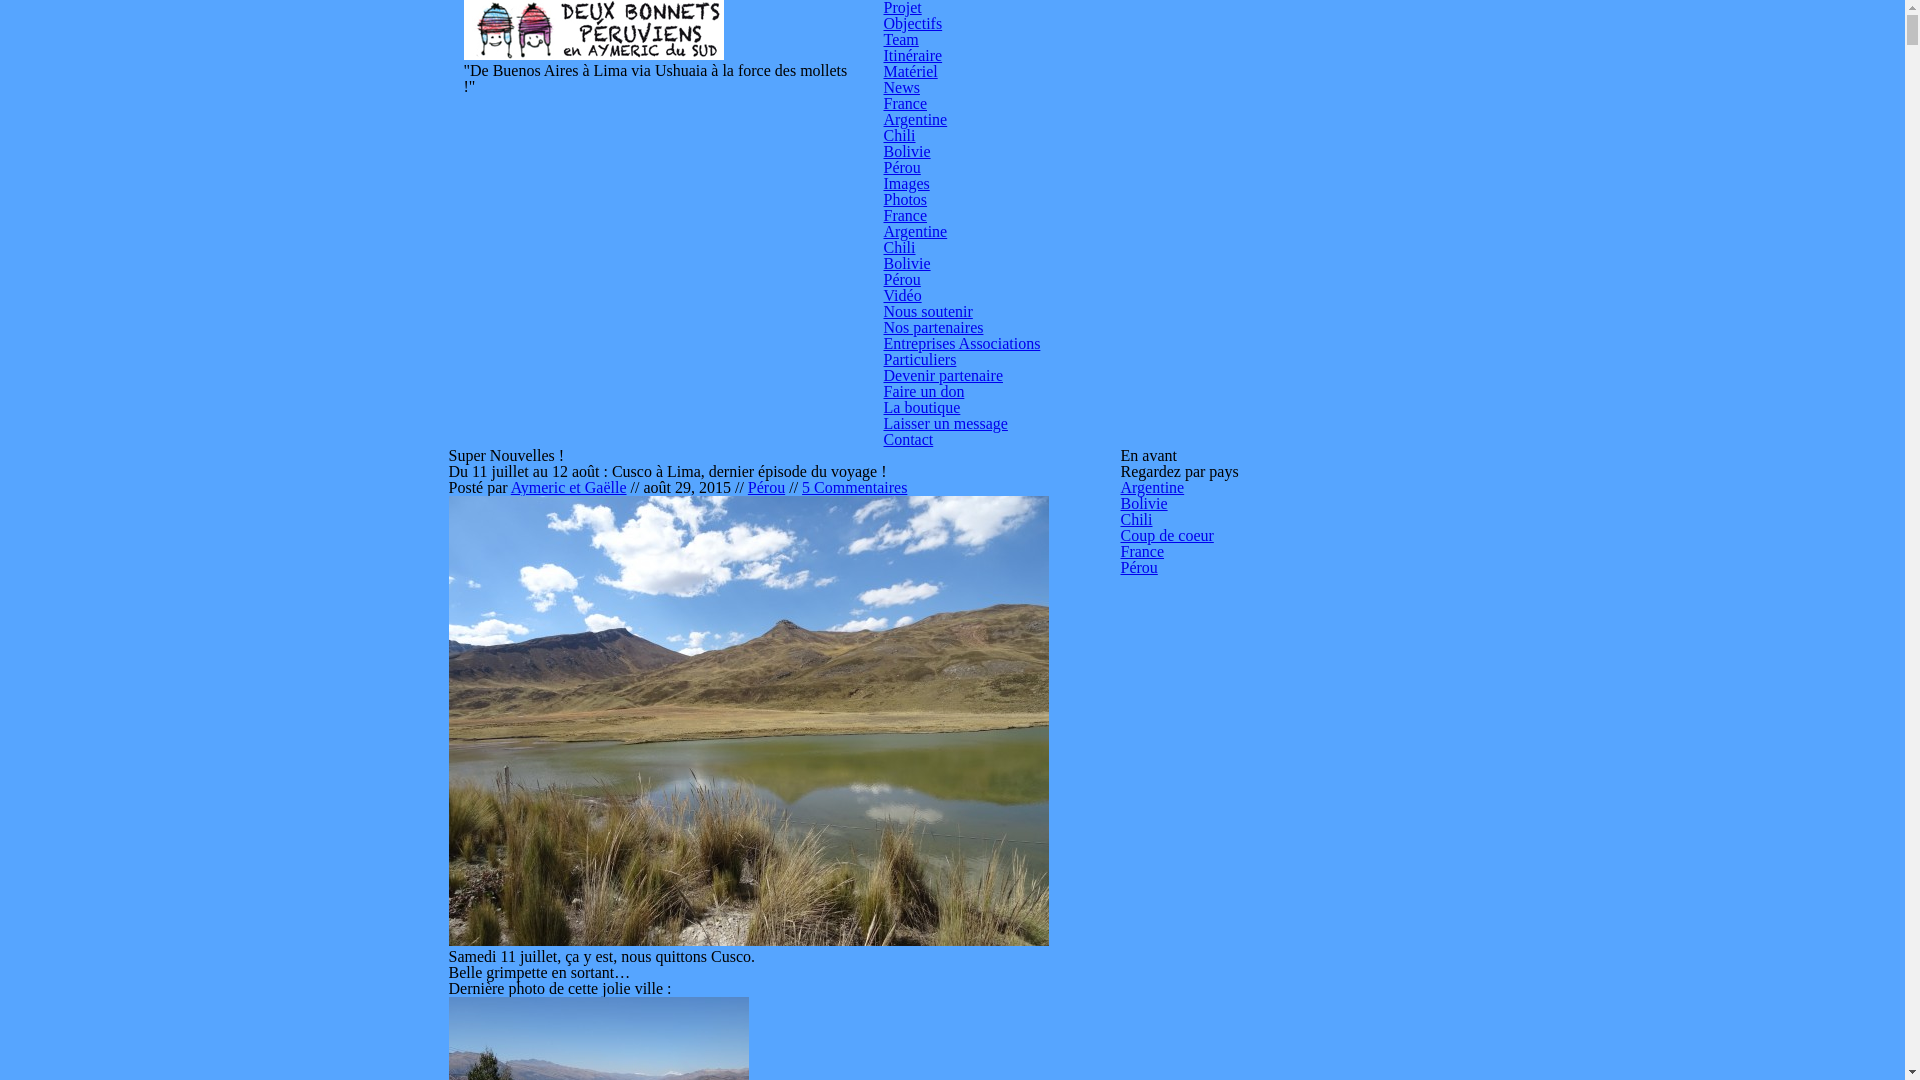 The height and width of the screenshot is (1080, 1920). Describe the element at coordinates (944, 422) in the screenshot. I see `'Laisser un message'` at that location.